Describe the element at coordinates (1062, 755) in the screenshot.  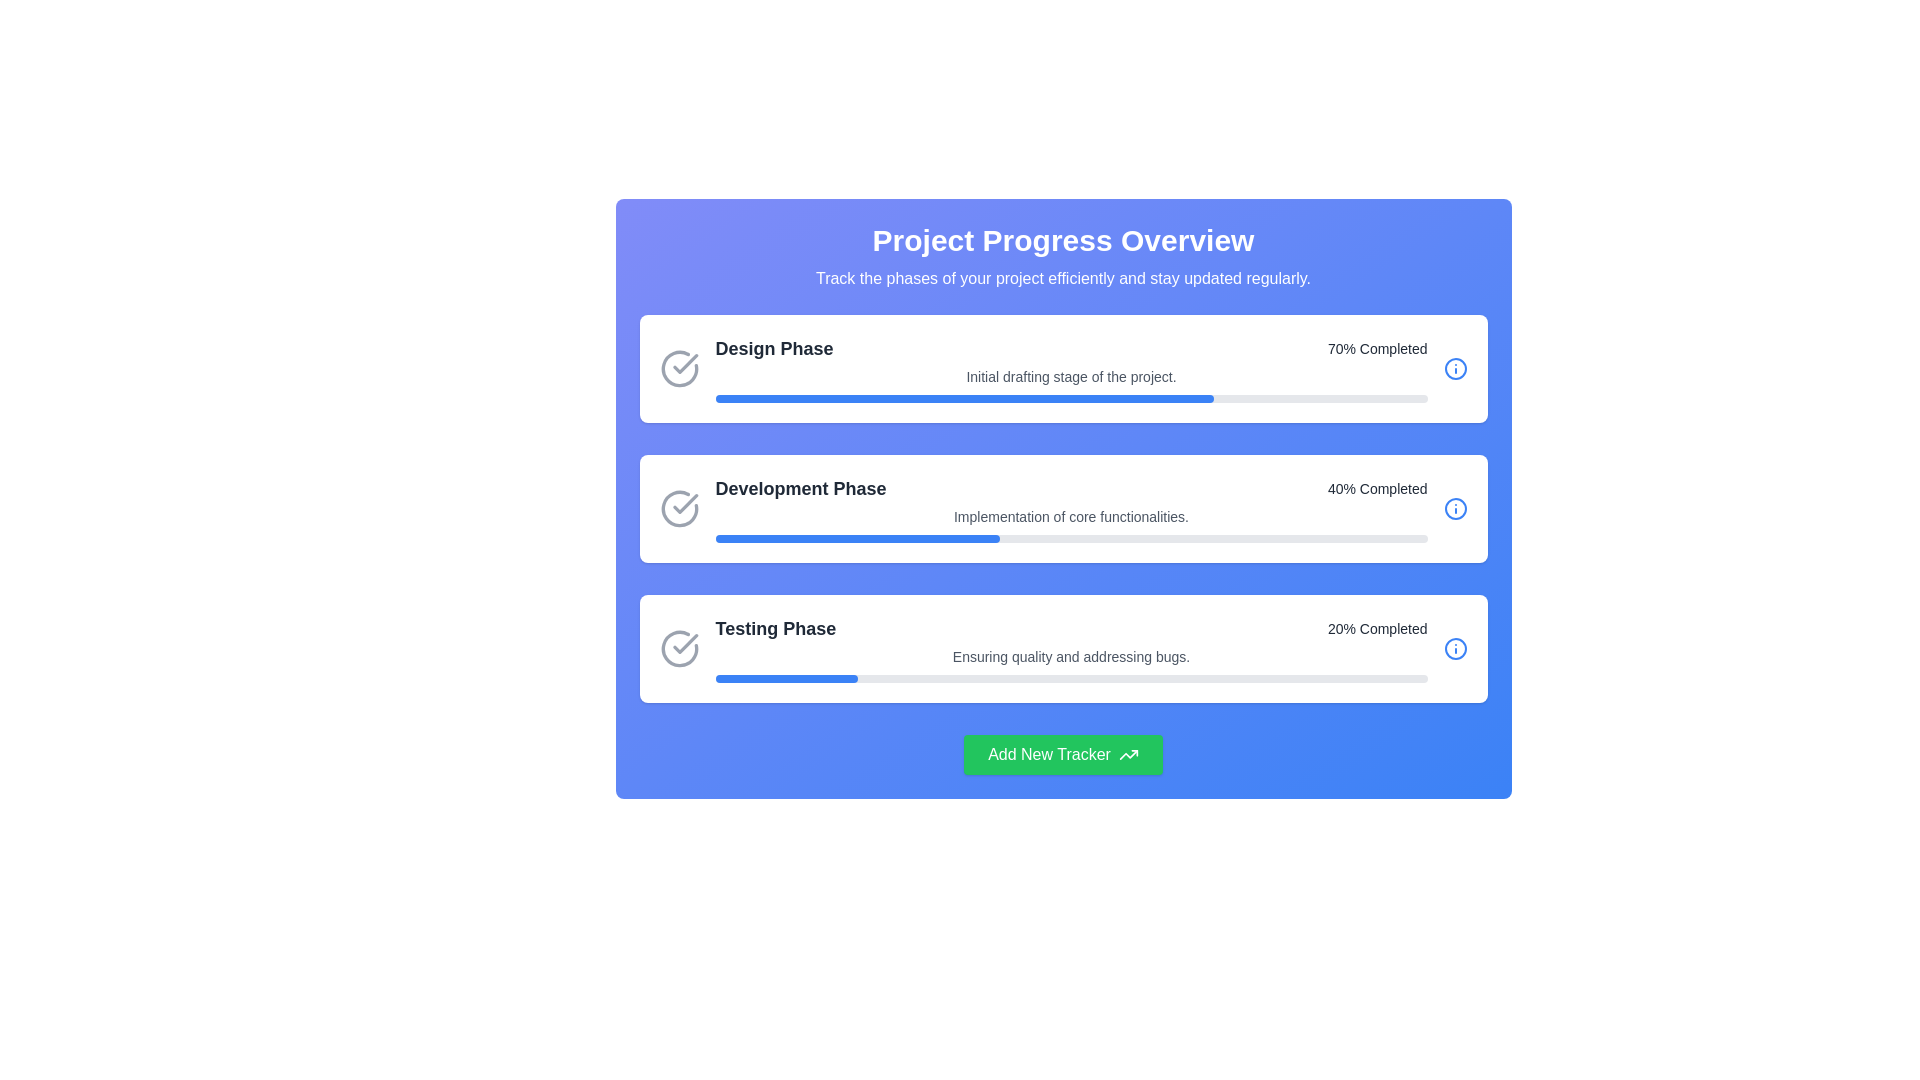
I see `the button that enables users to add a new tracker` at that location.